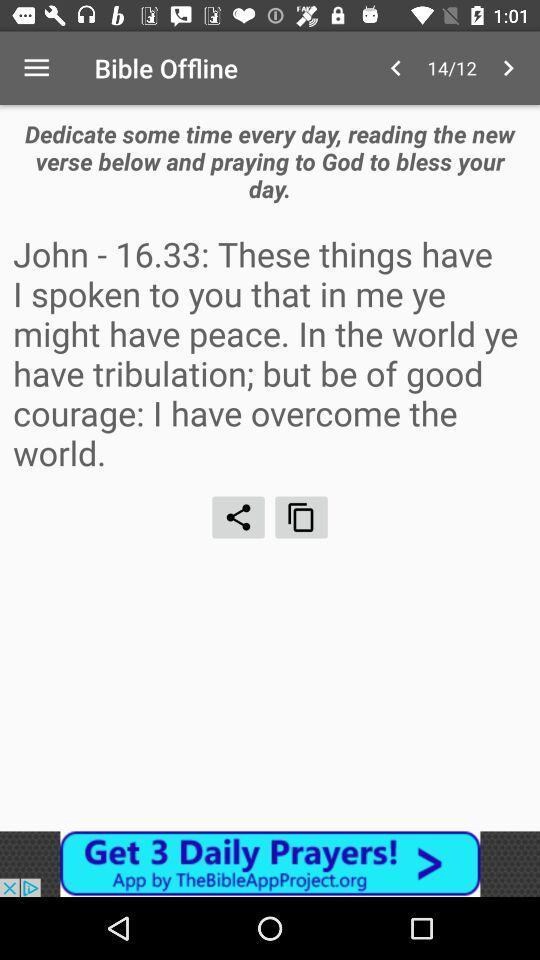 This screenshot has width=540, height=960. Describe the element at coordinates (300, 516) in the screenshot. I see `copy it` at that location.